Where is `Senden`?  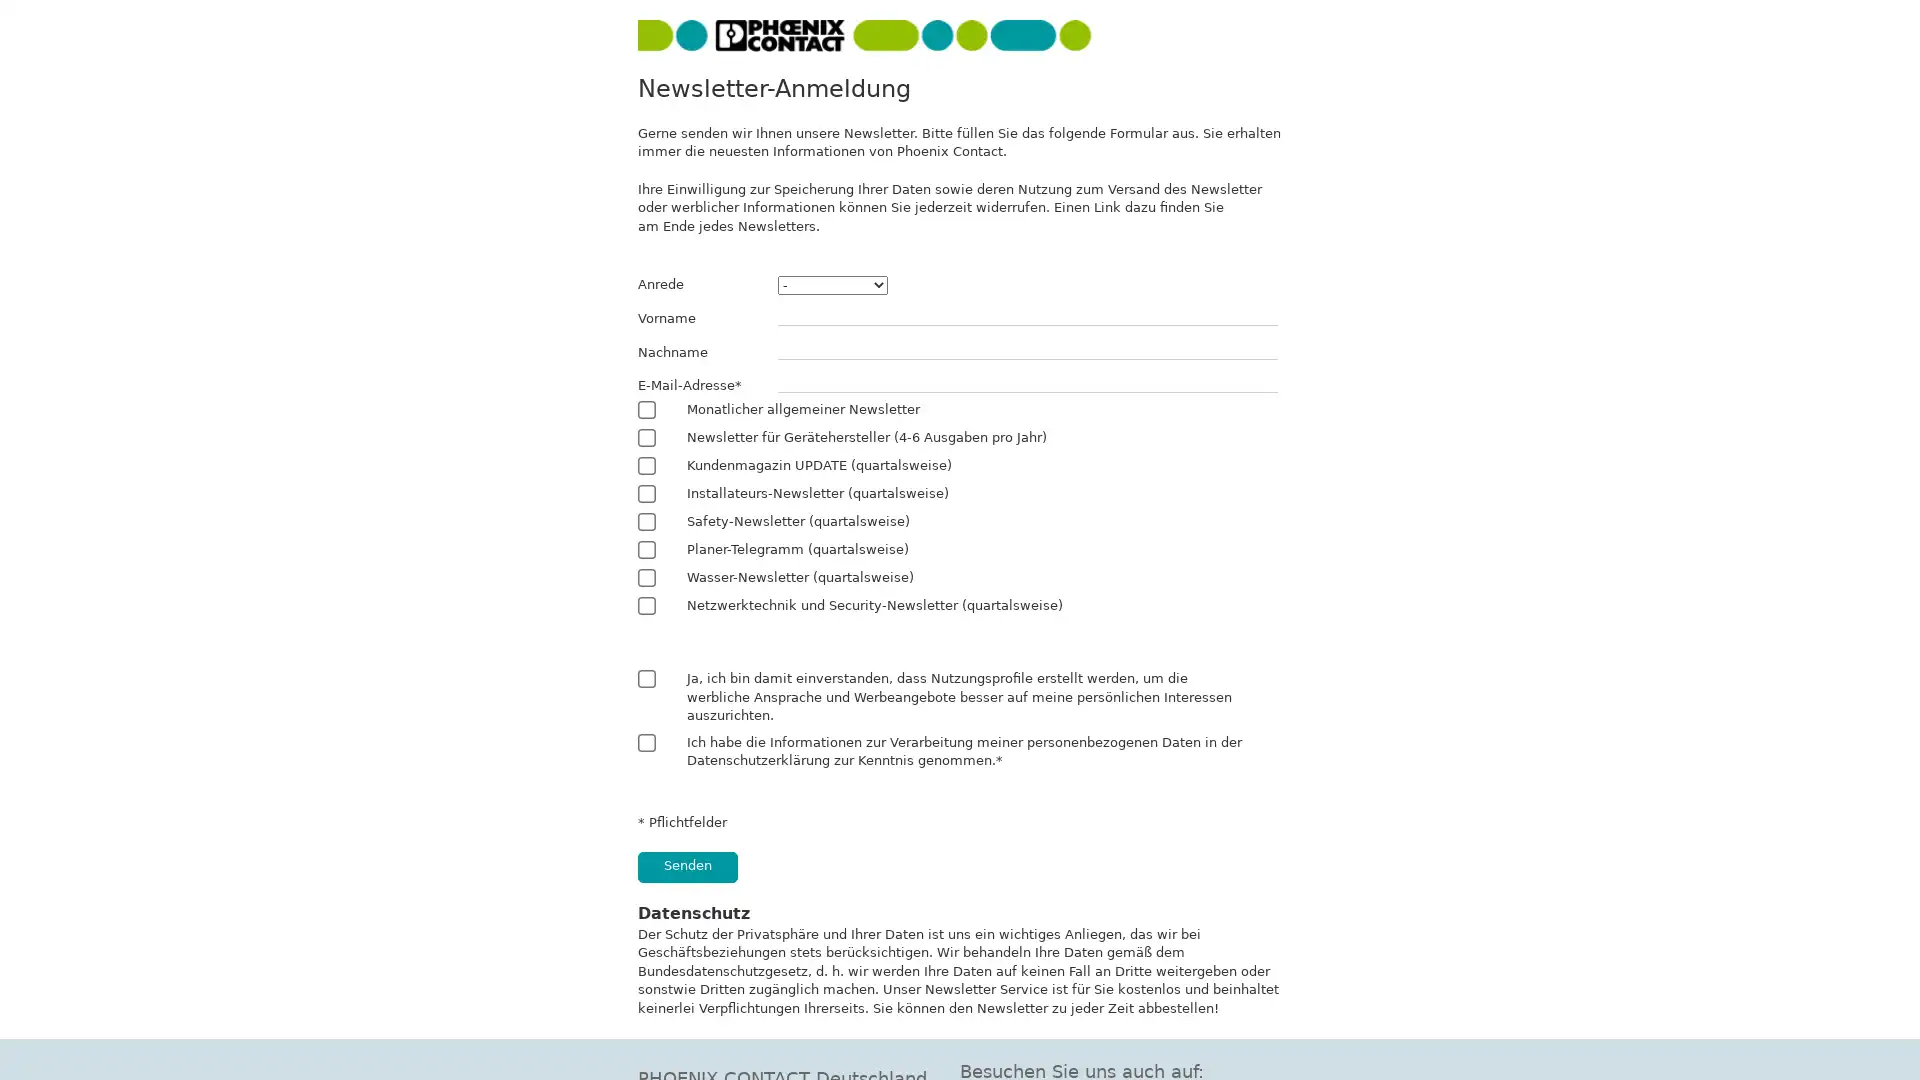 Senden is located at coordinates (686, 866).